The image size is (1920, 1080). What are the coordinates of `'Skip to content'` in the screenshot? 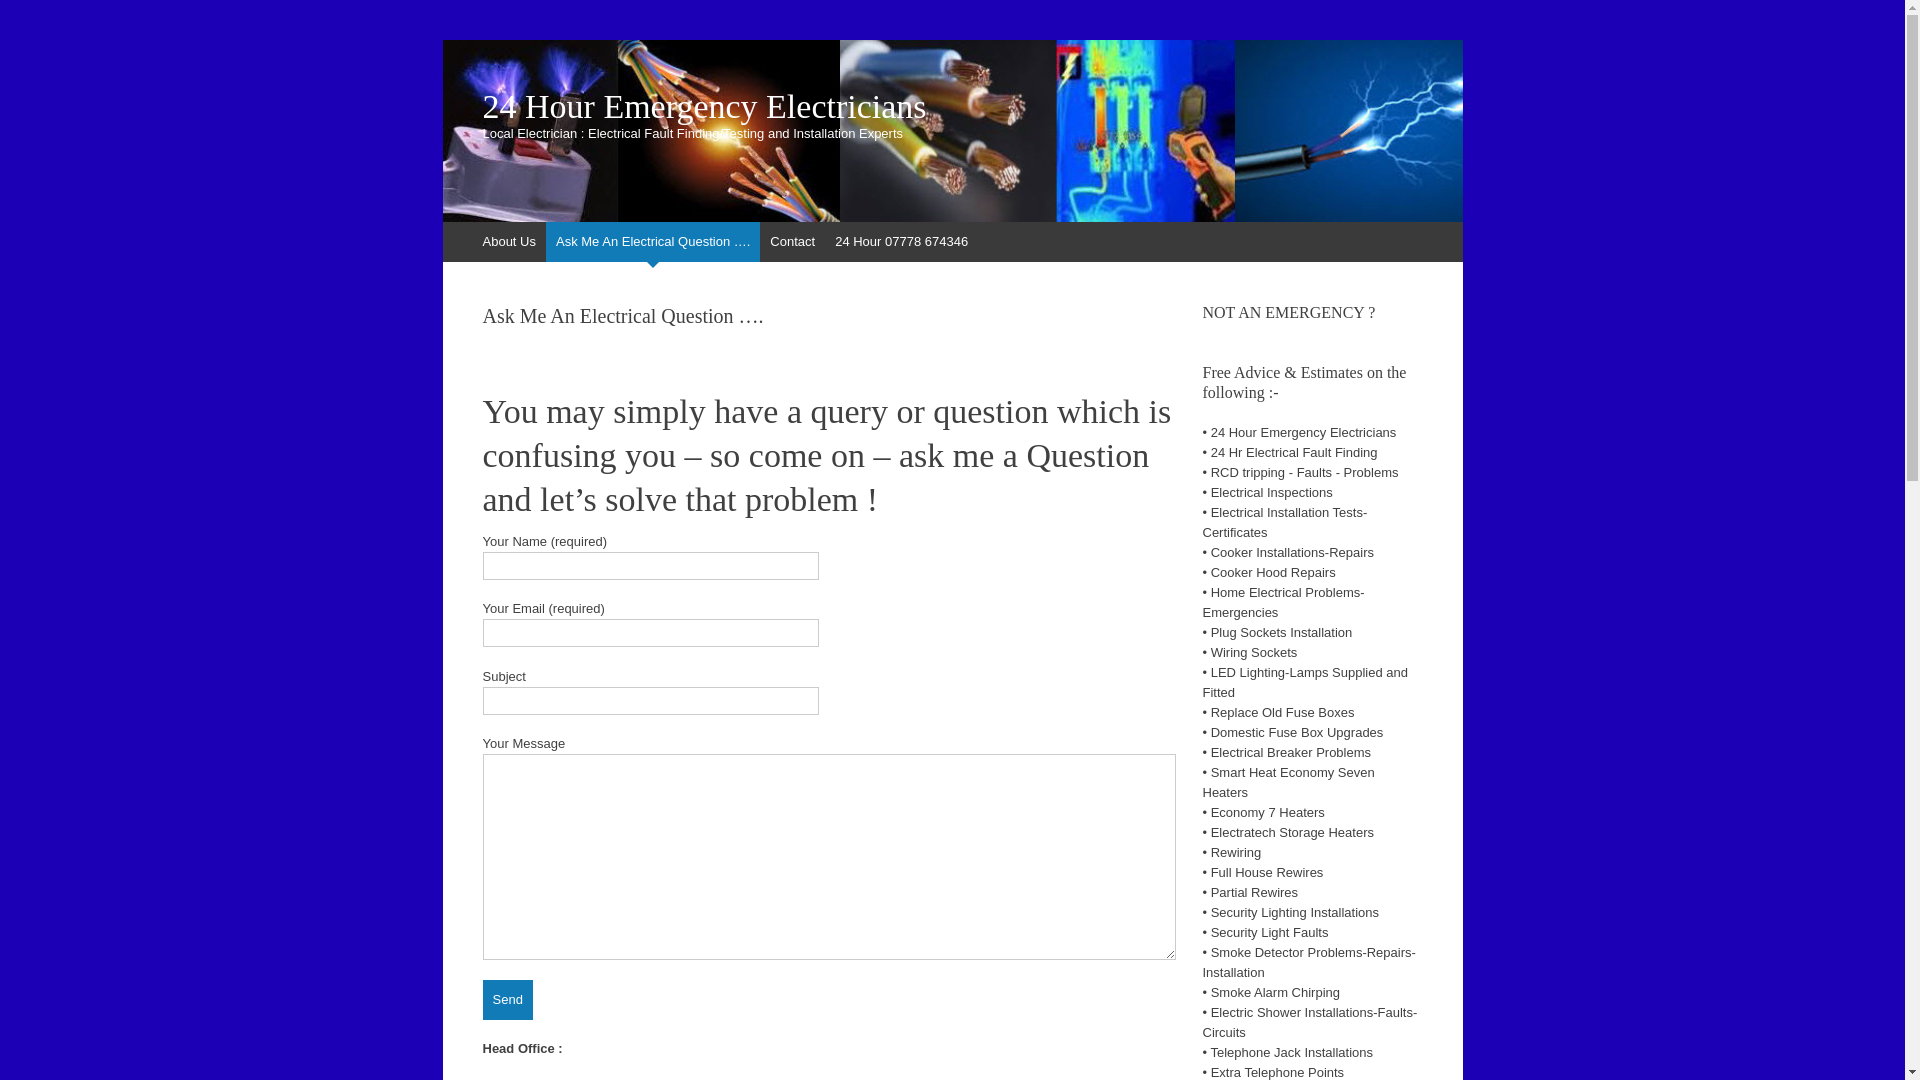 It's located at (494, 241).